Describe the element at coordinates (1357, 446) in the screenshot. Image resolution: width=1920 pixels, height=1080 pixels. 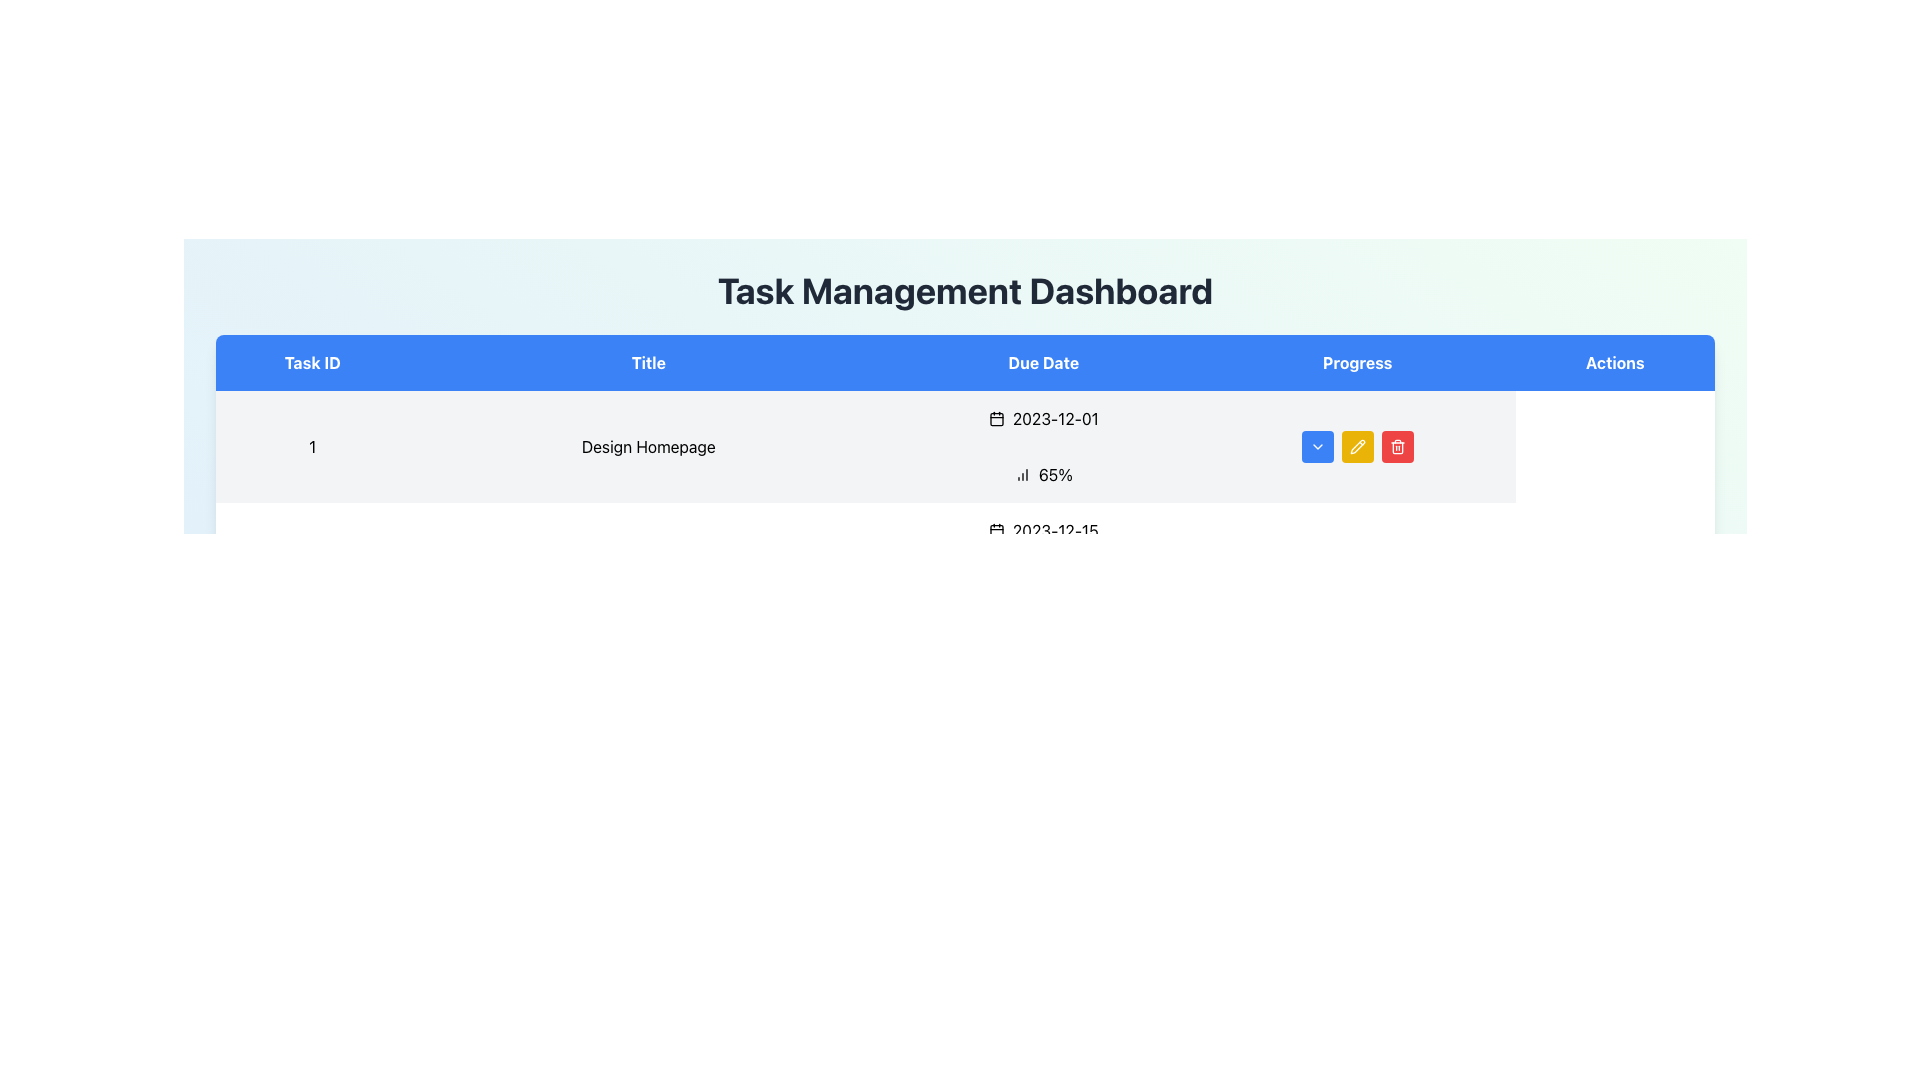
I see `the yellow button with white text and a rounded border in the 'Actions' column for 'Design Homepage' to invoke the editing function` at that location.